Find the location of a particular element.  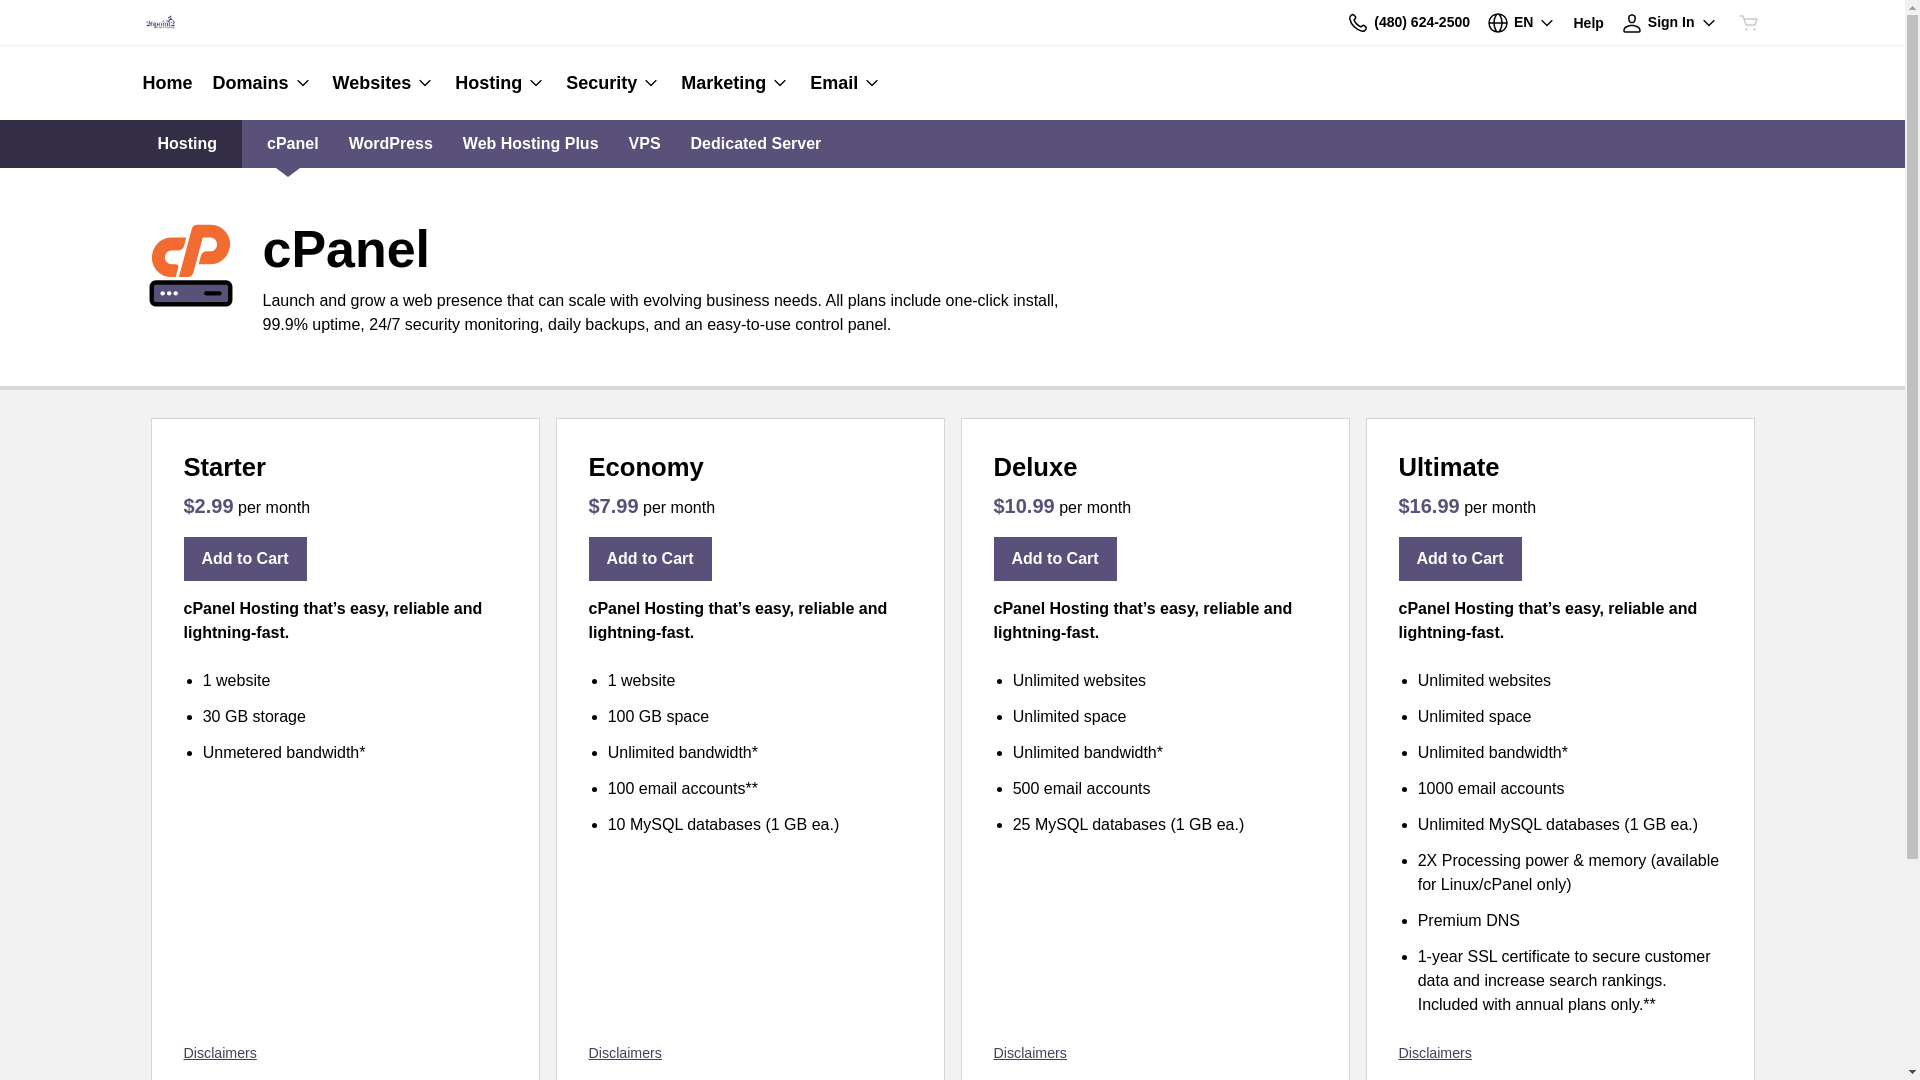

'cPanel' is located at coordinates (291, 142).